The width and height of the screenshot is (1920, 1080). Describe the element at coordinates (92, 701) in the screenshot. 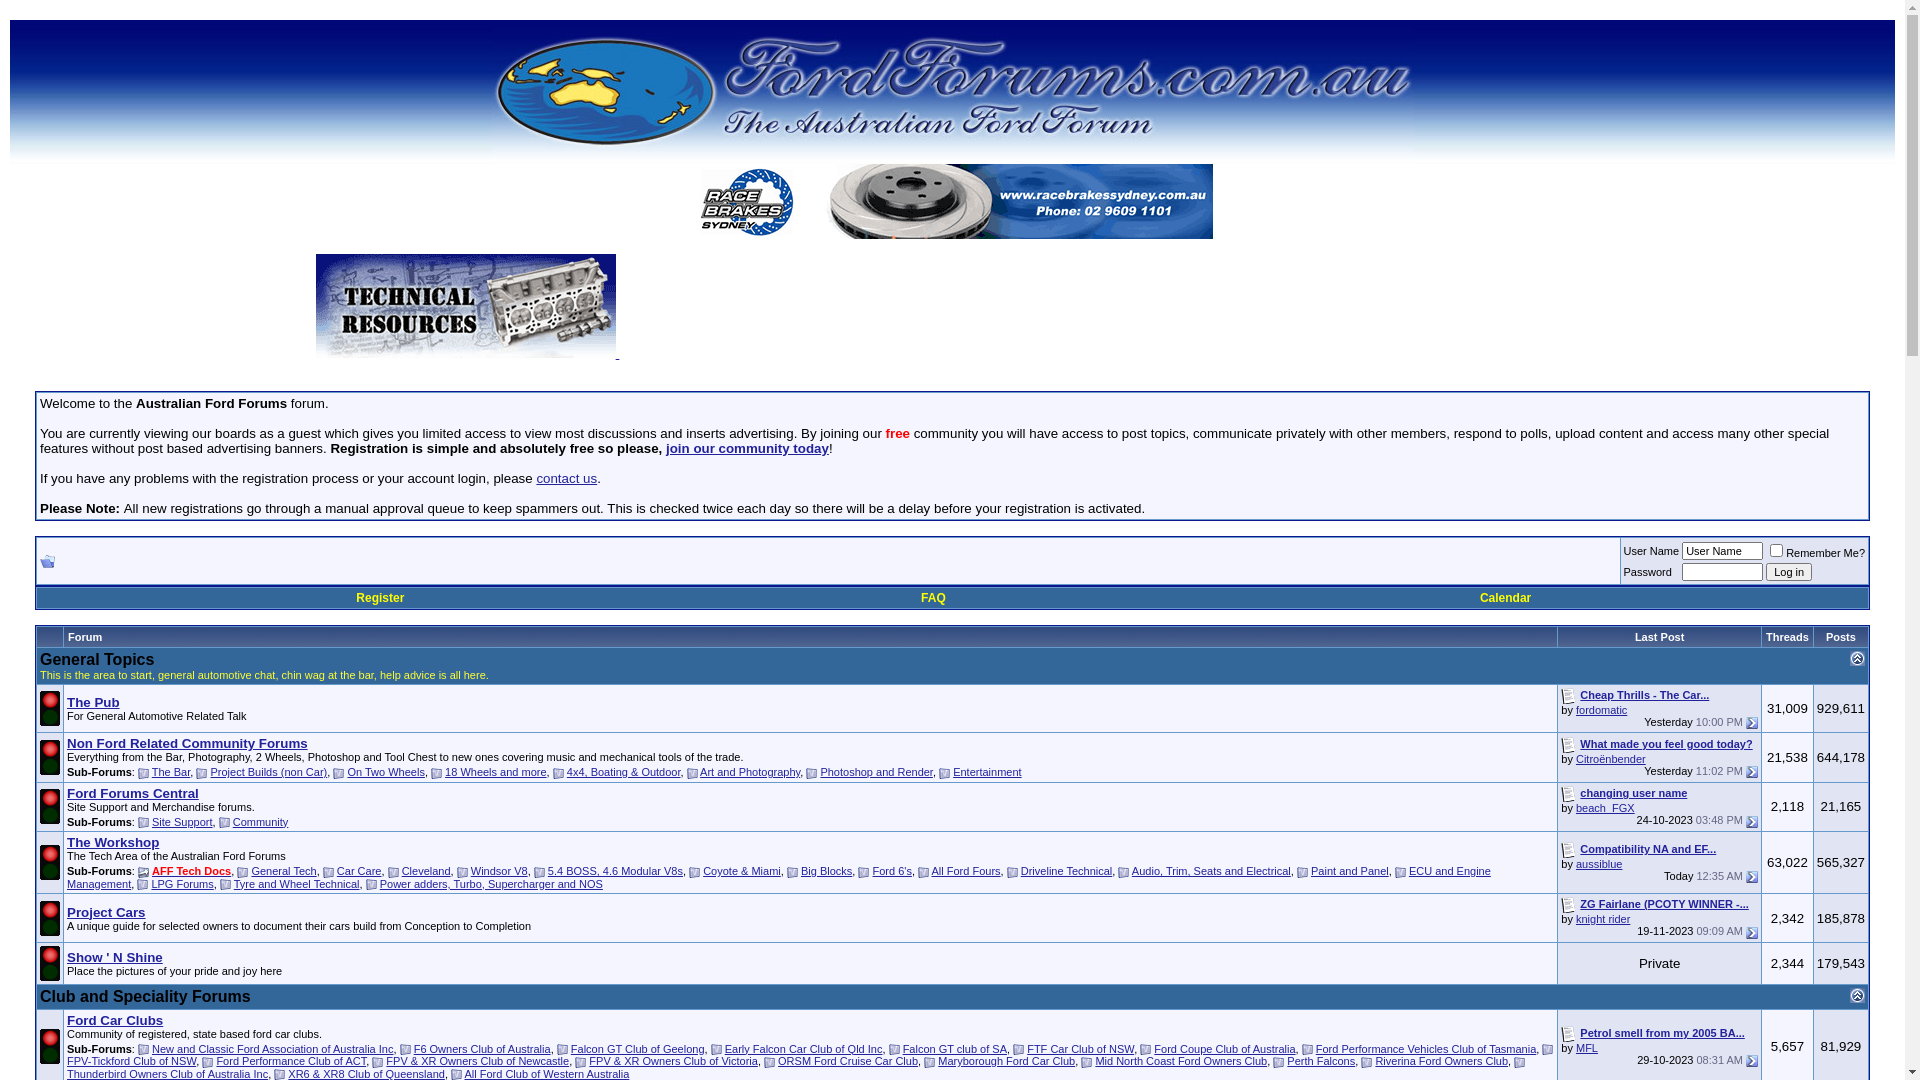

I see `'The Pub'` at that location.